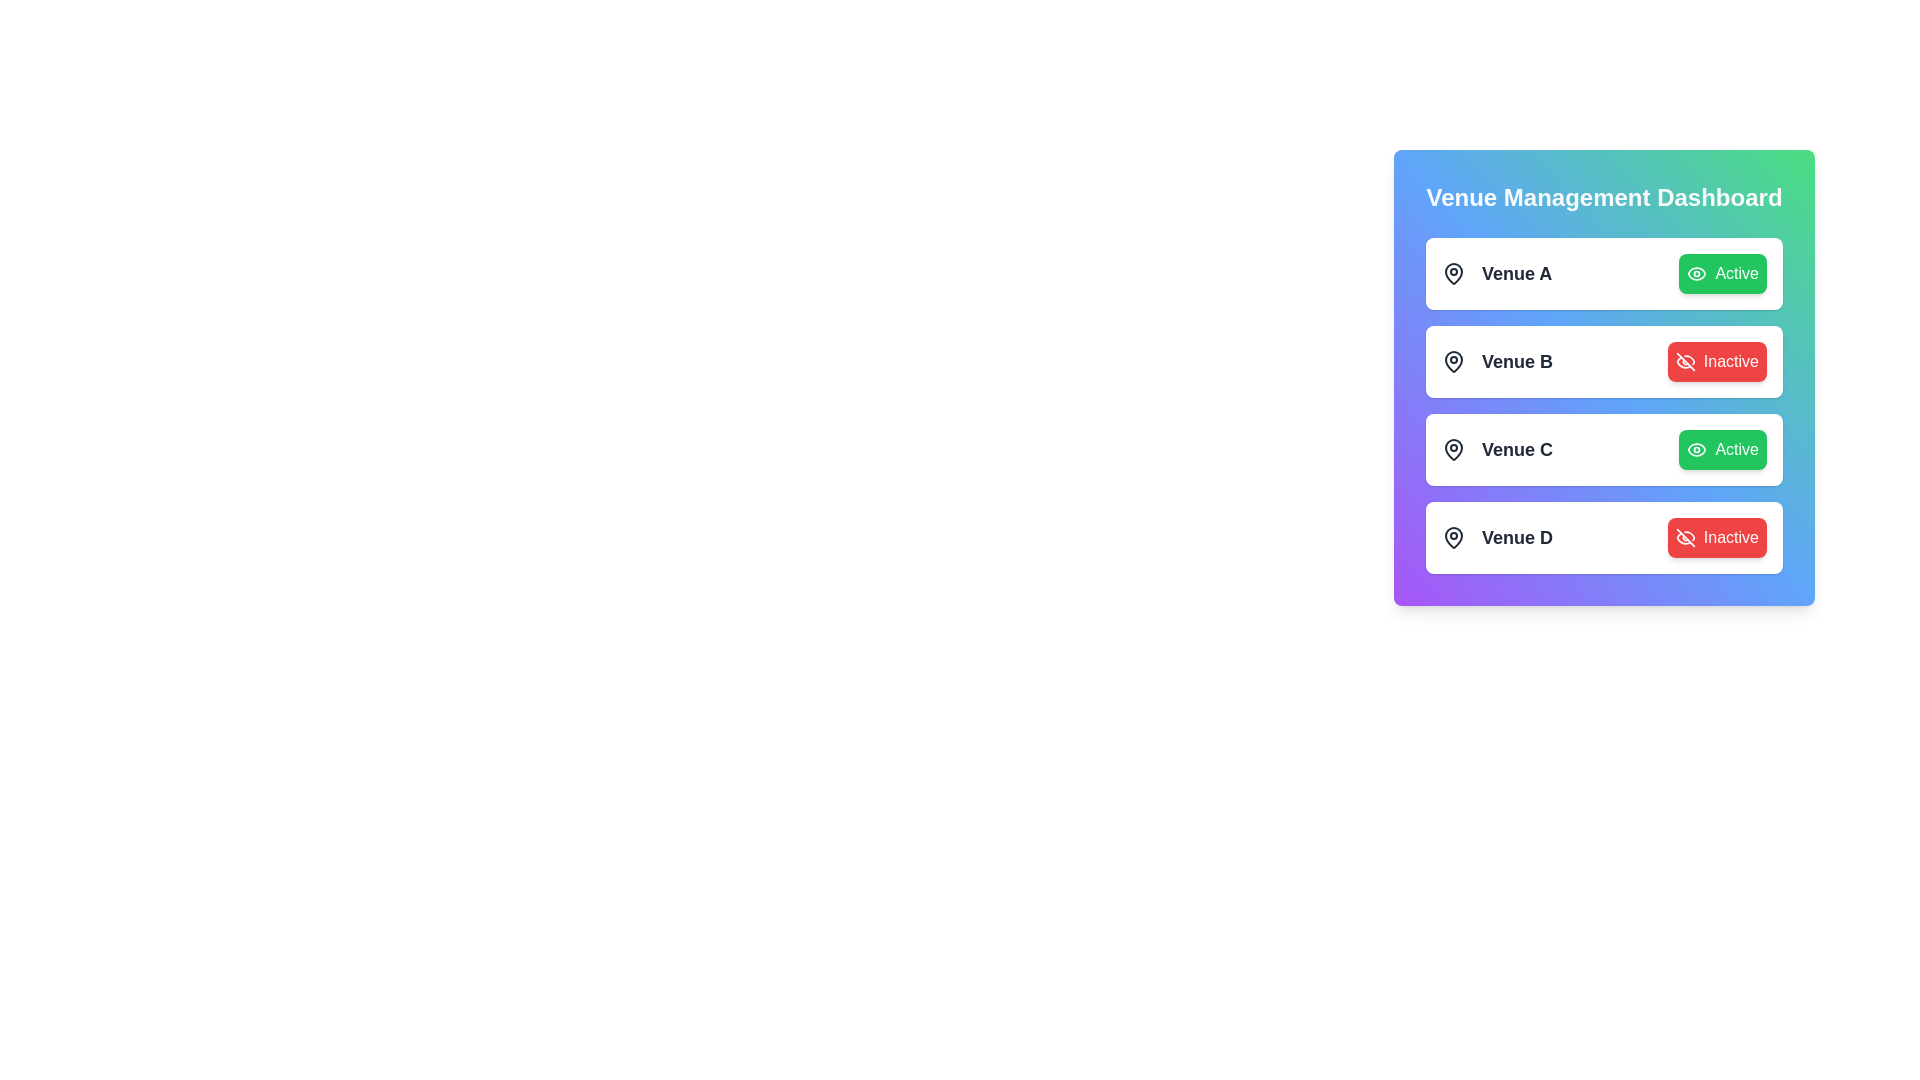 This screenshot has width=1920, height=1080. What do you see at coordinates (1722, 450) in the screenshot?
I see `button corresponding to the venue Venue C to toggle its status` at bounding box center [1722, 450].